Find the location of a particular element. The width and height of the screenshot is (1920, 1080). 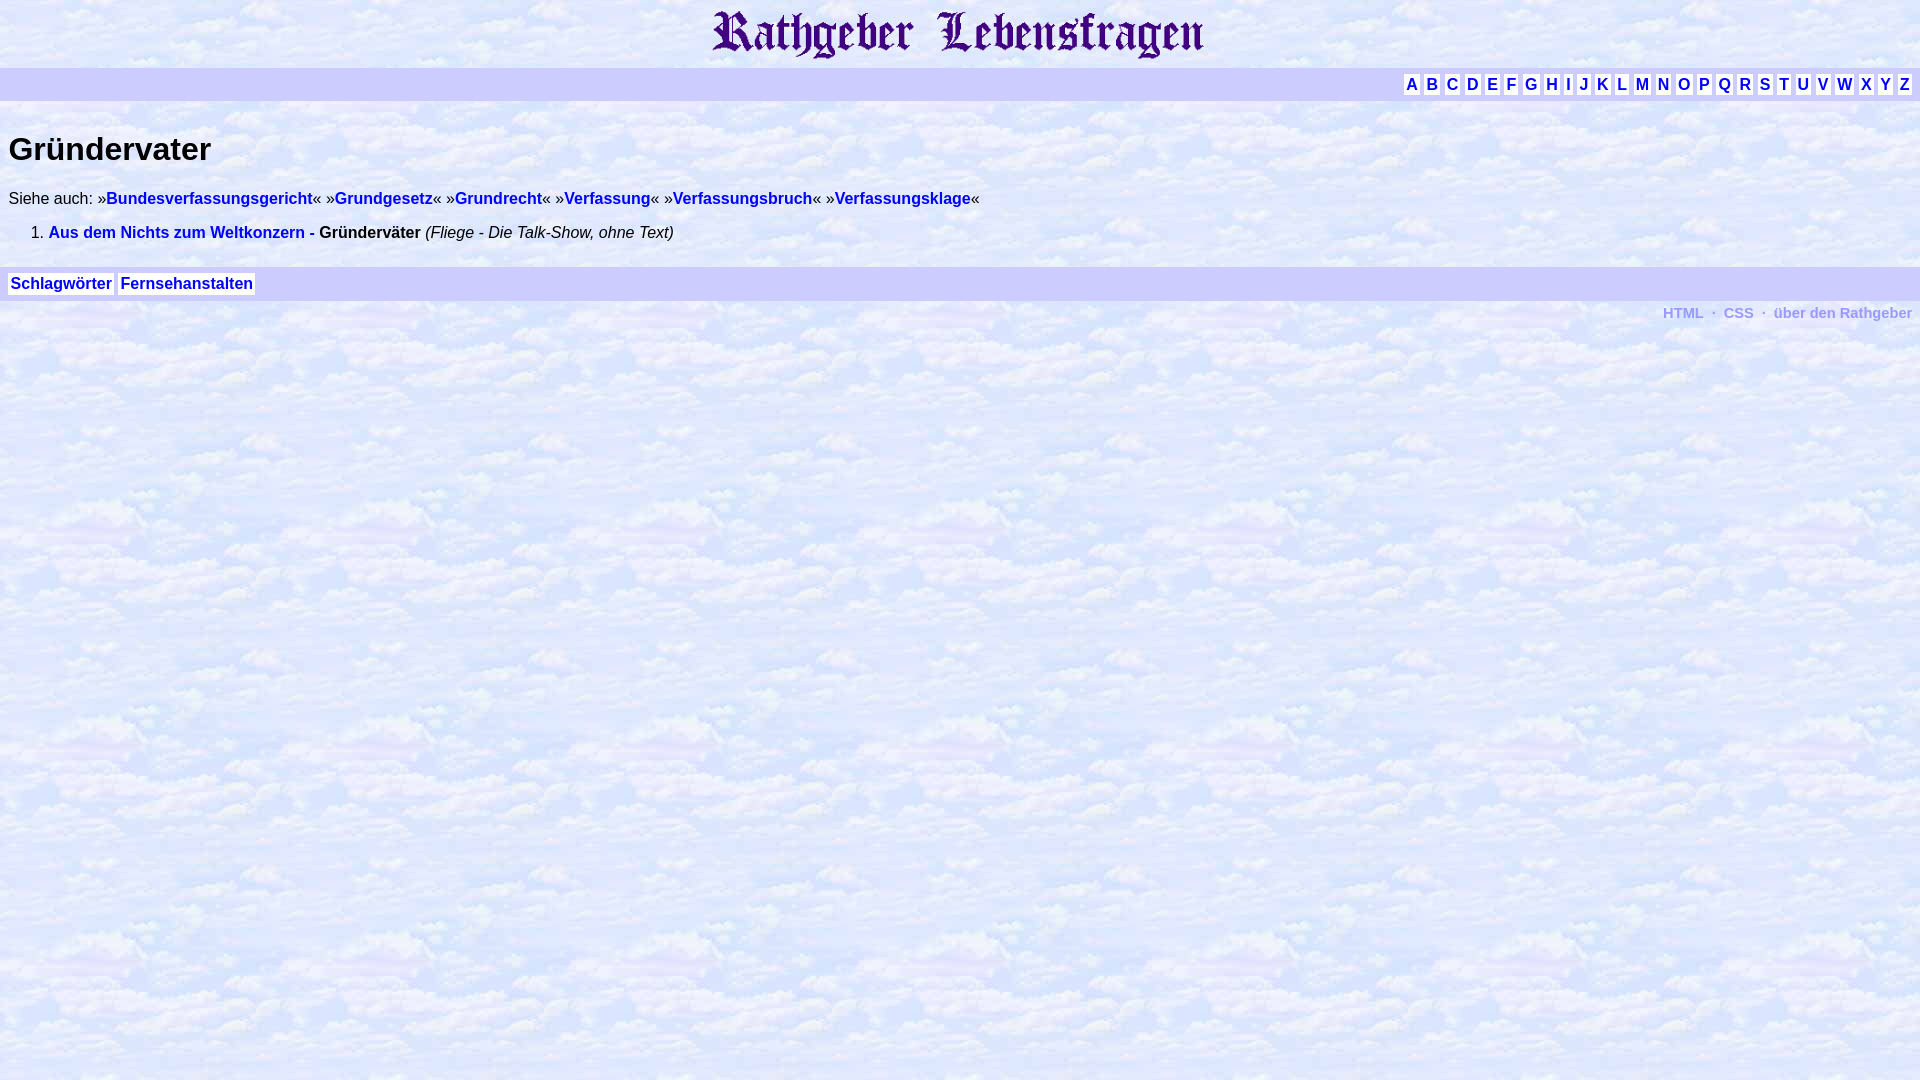

'Grundrecht' is located at coordinates (498, 198).